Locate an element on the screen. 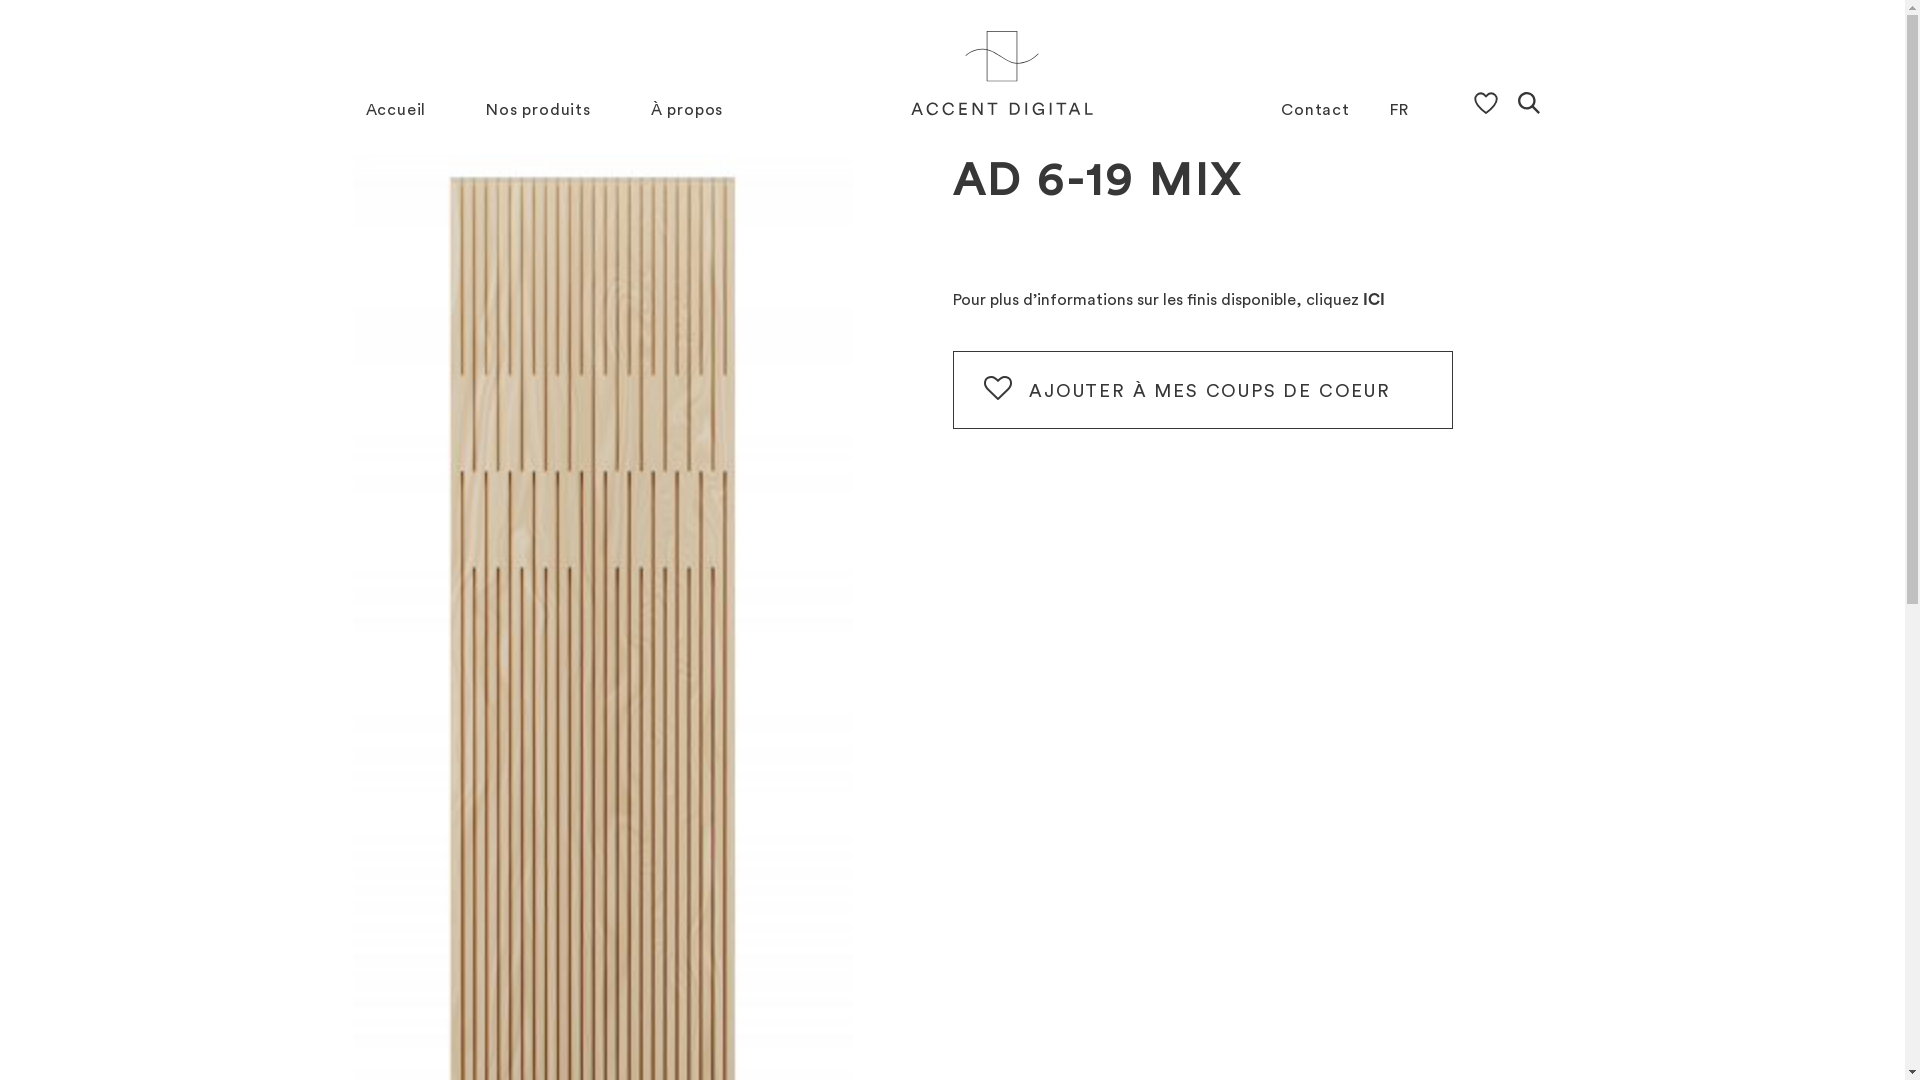 The image size is (1920, 1080). ' ICI' is located at coordinates (1370, 300).